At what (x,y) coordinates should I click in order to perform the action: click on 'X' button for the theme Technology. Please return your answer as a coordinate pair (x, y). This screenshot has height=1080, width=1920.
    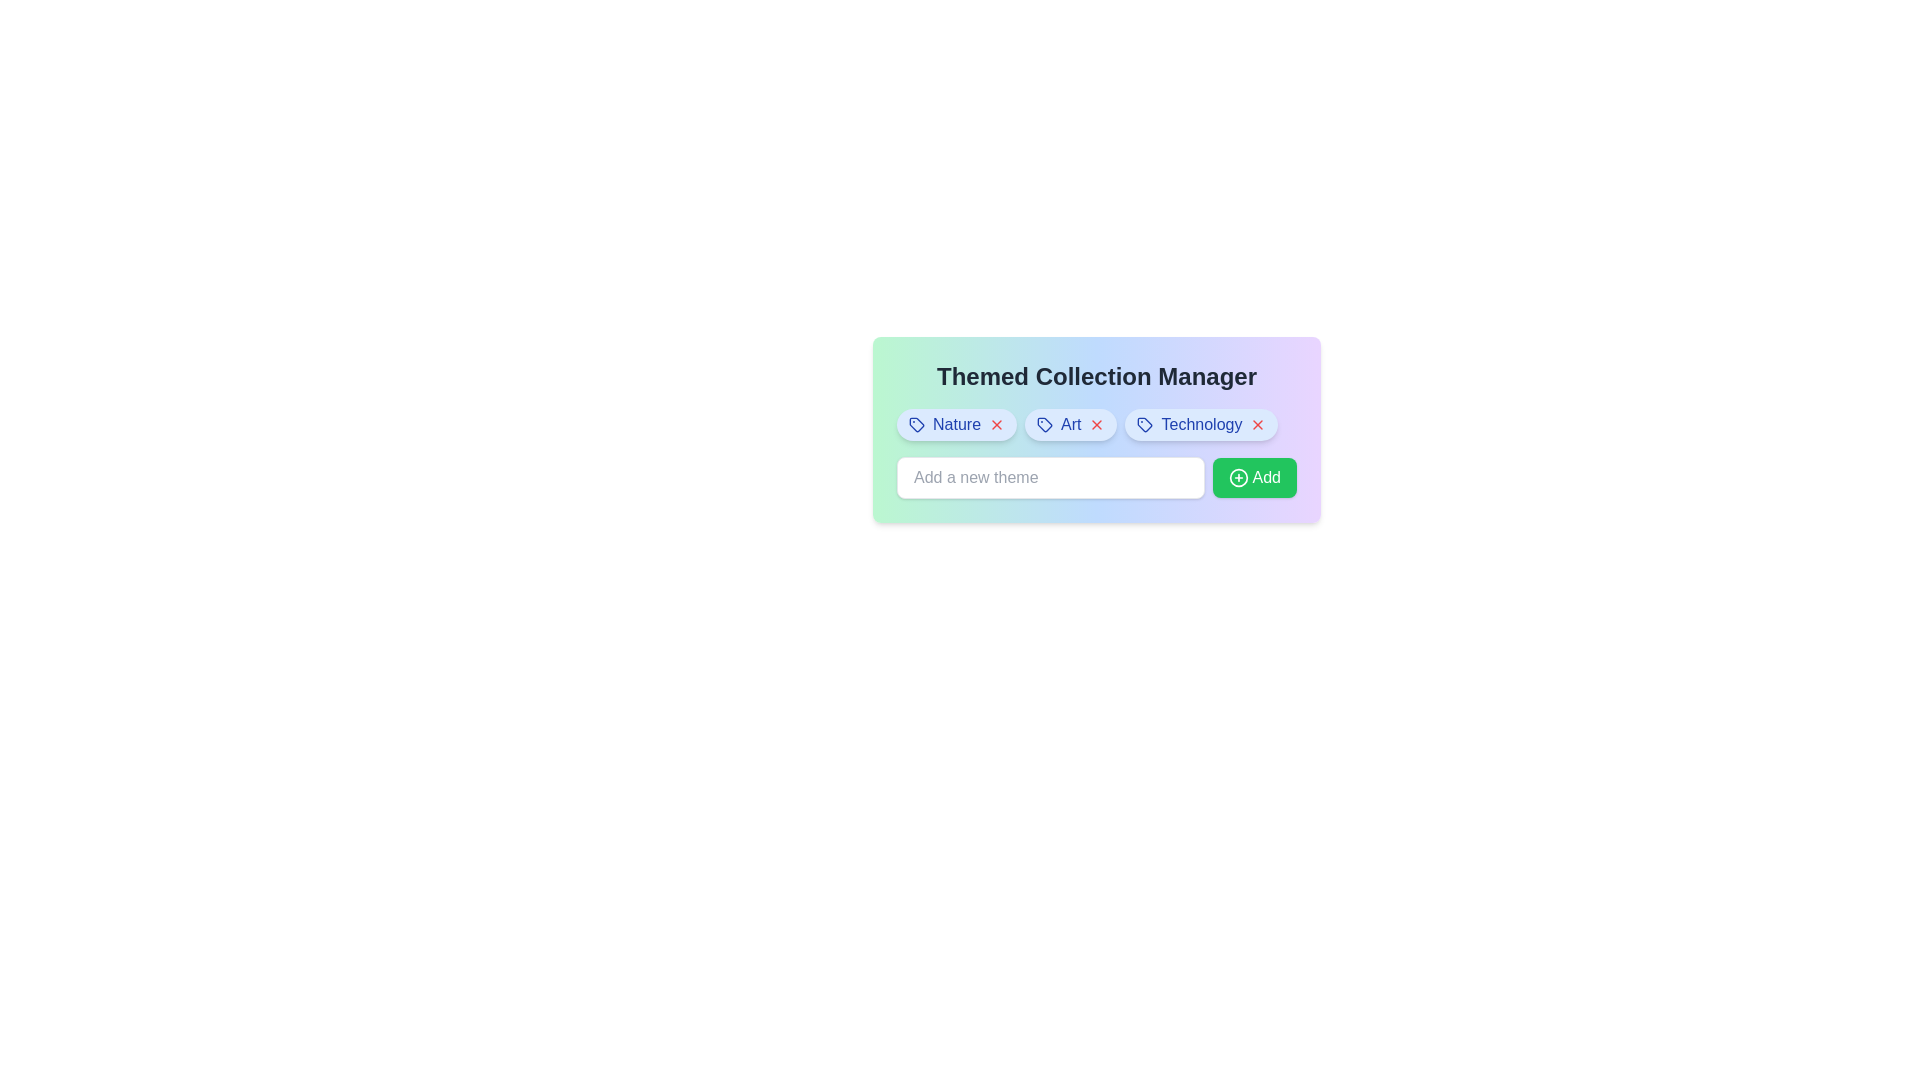
    Looking at the image, I should click on (1257, 423).